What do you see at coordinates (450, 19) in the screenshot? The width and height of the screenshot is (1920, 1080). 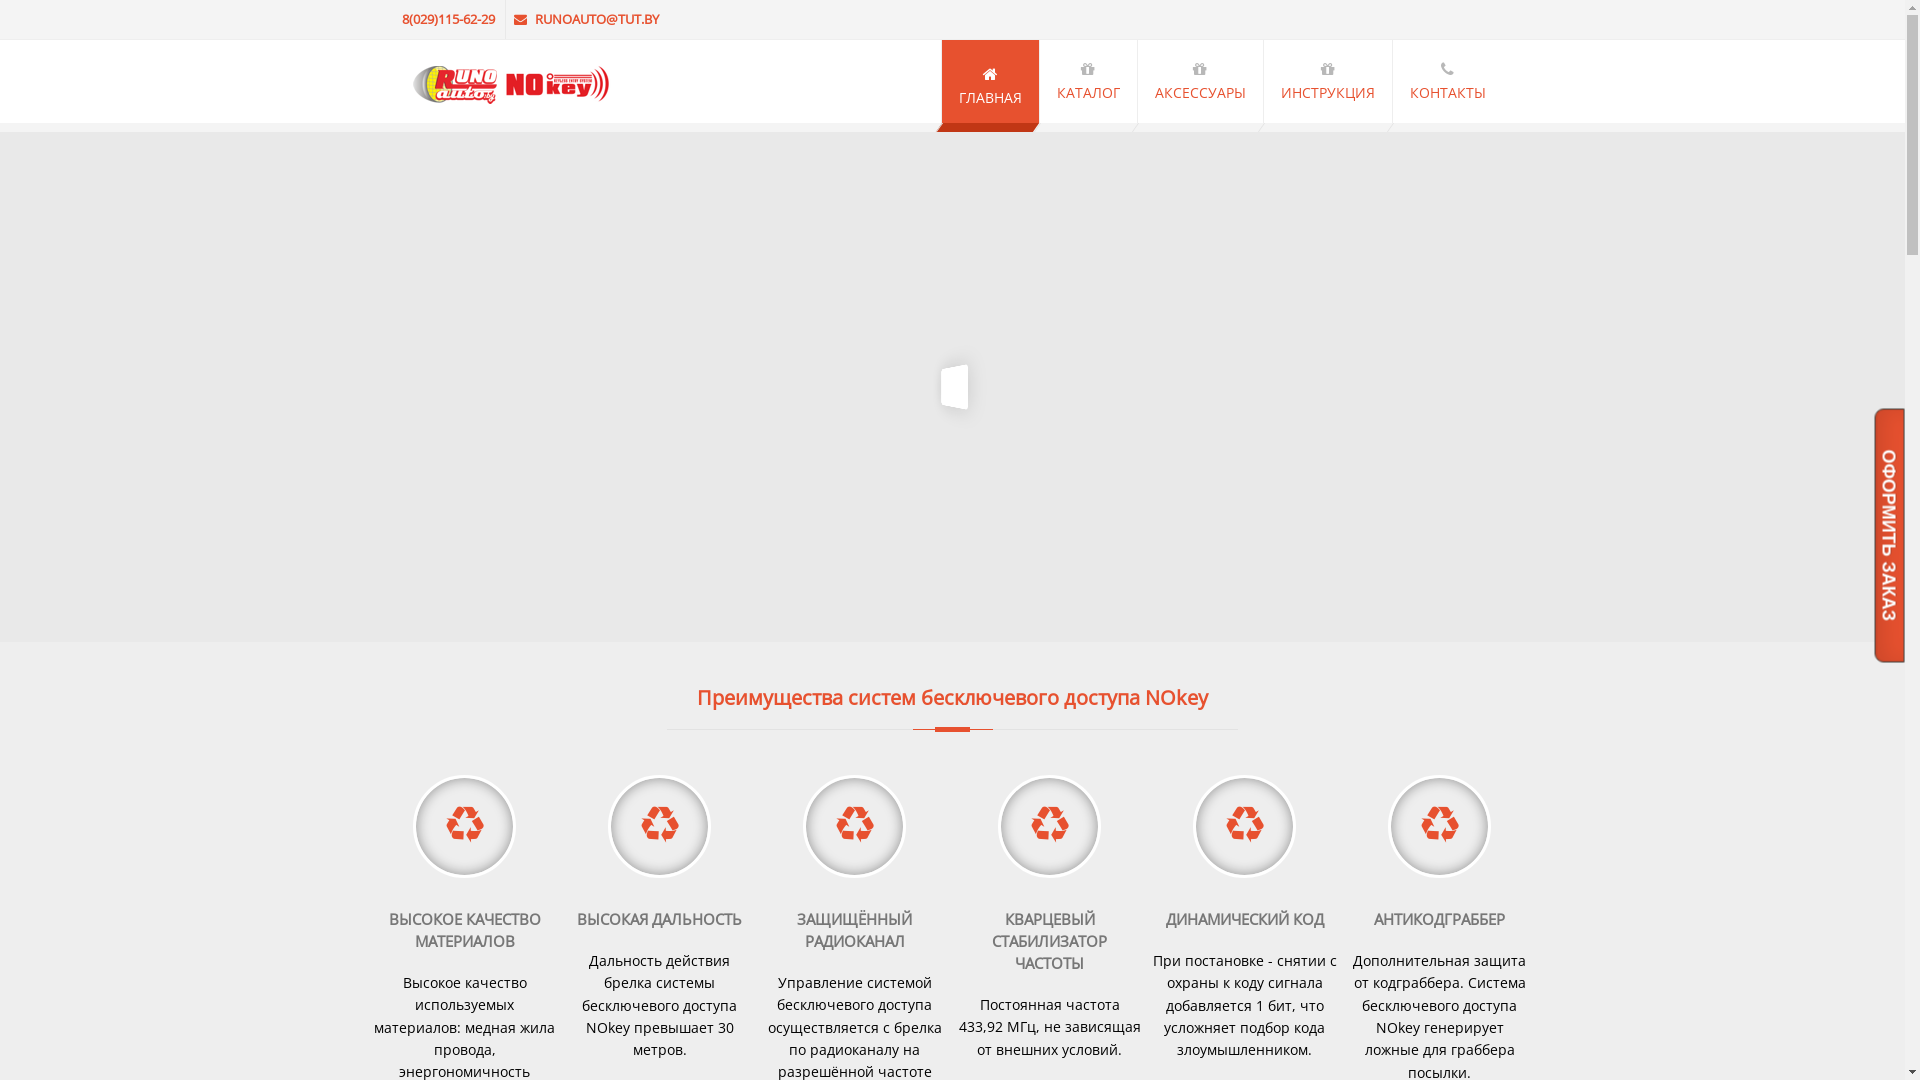 I see `'8(029)115-62-29'` at bounding box center [450, 19].